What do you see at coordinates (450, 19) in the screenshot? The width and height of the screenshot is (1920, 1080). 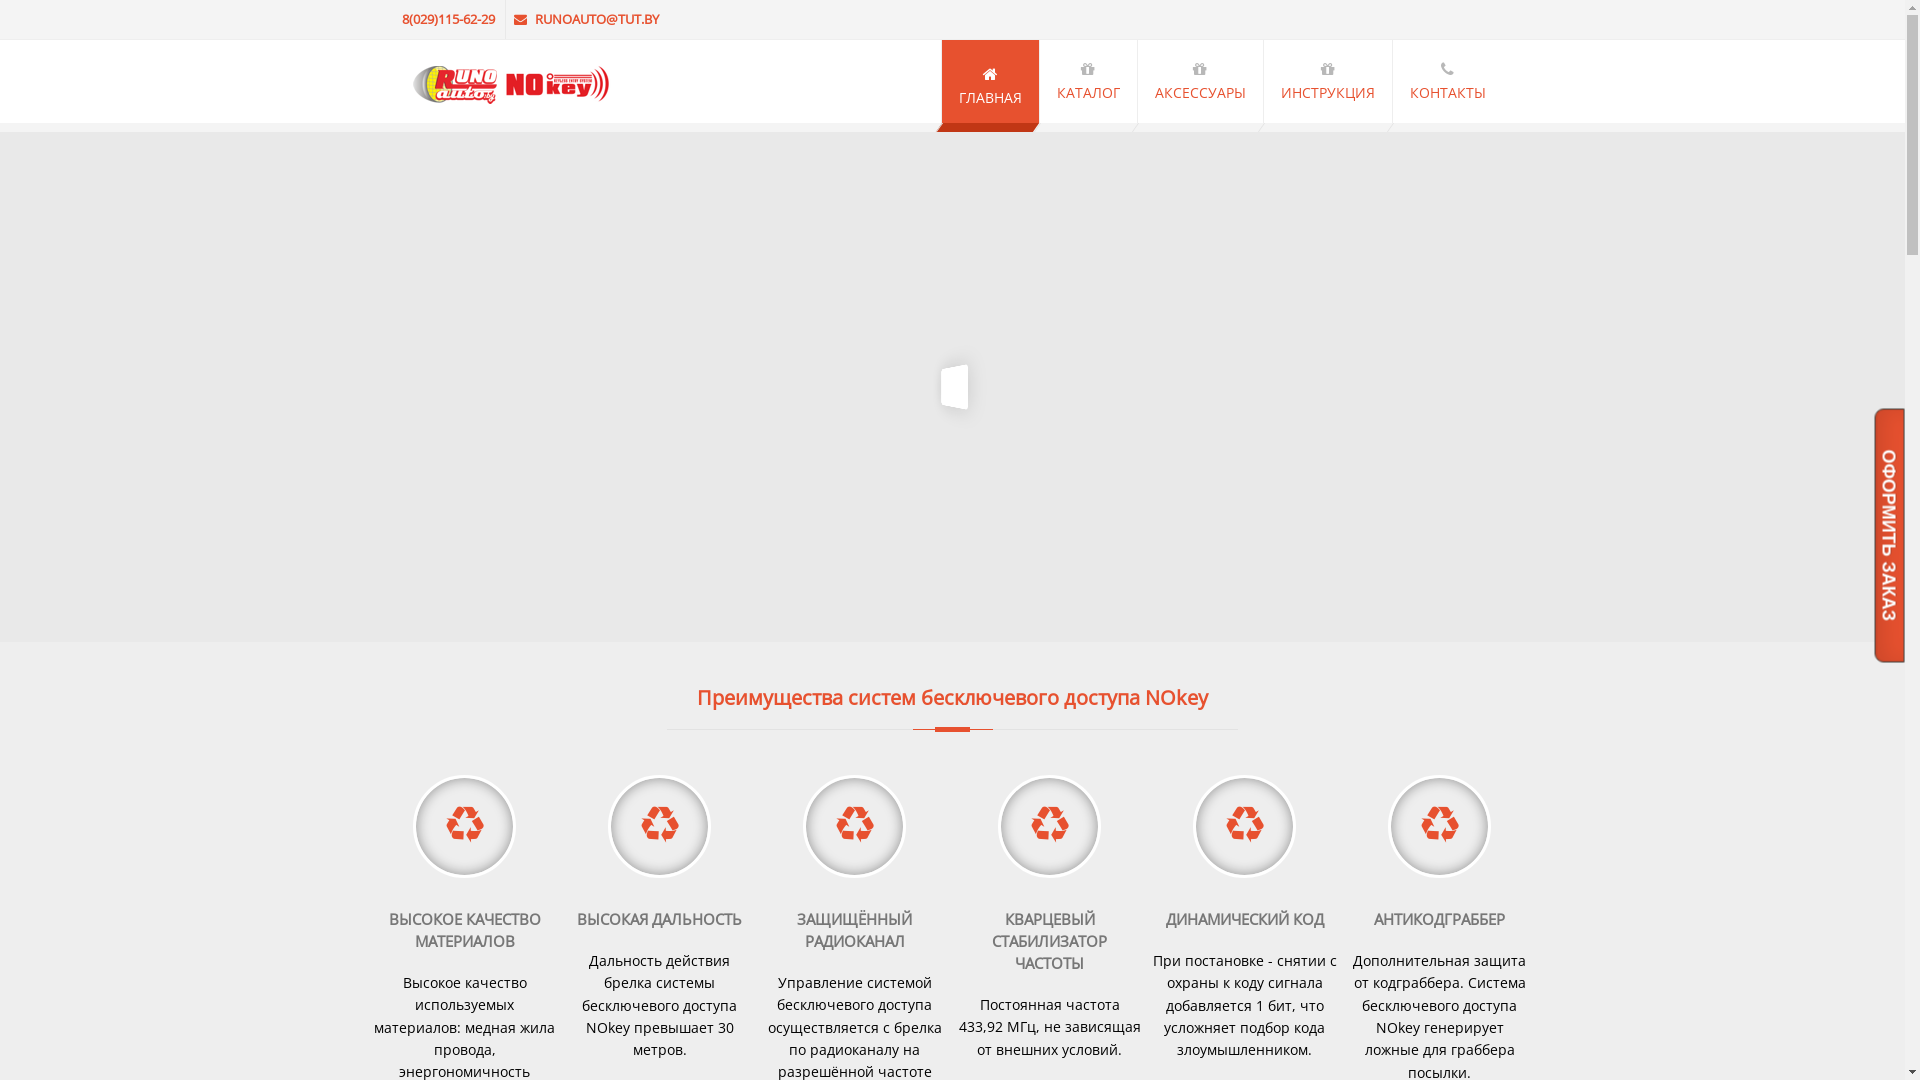 I see `'8(029)115-62-29'` at bounding box center [450, 19].